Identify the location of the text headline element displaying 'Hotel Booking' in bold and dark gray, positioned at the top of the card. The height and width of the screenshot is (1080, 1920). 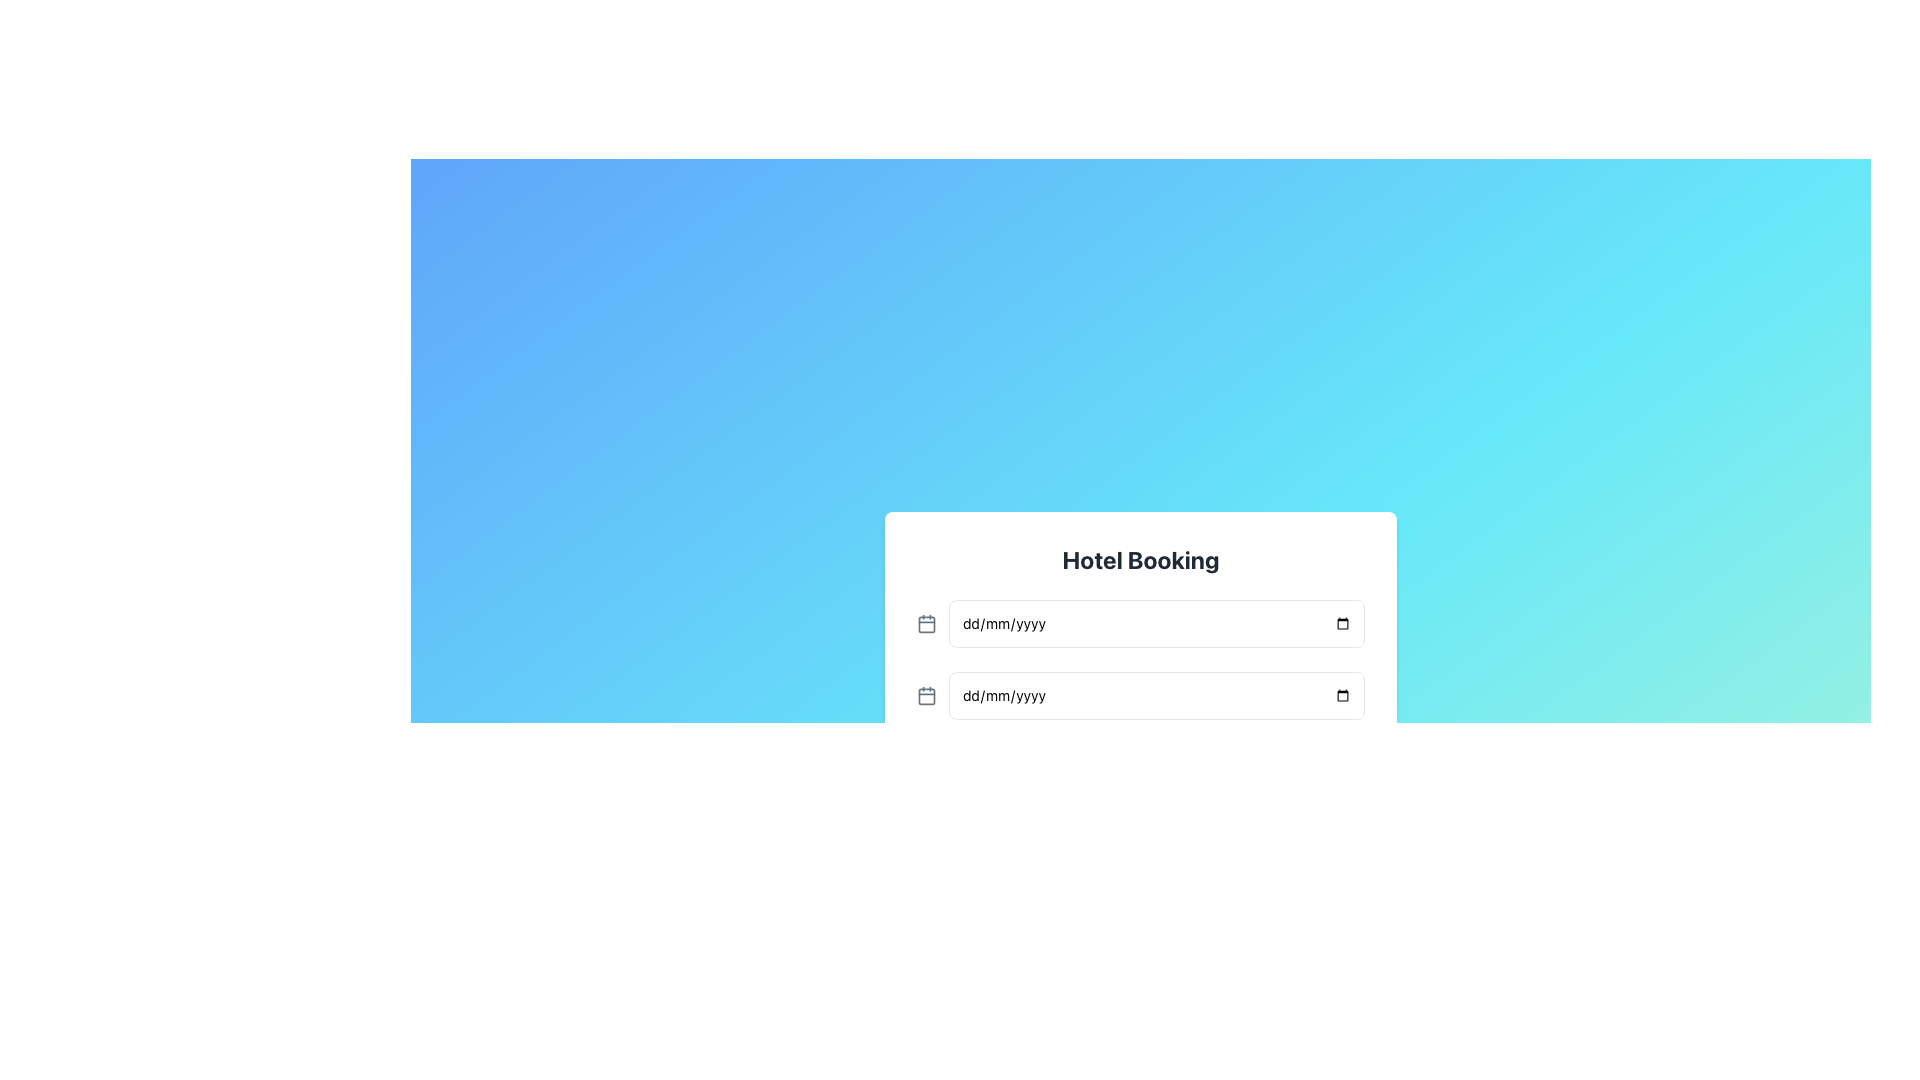
(1141, 559).